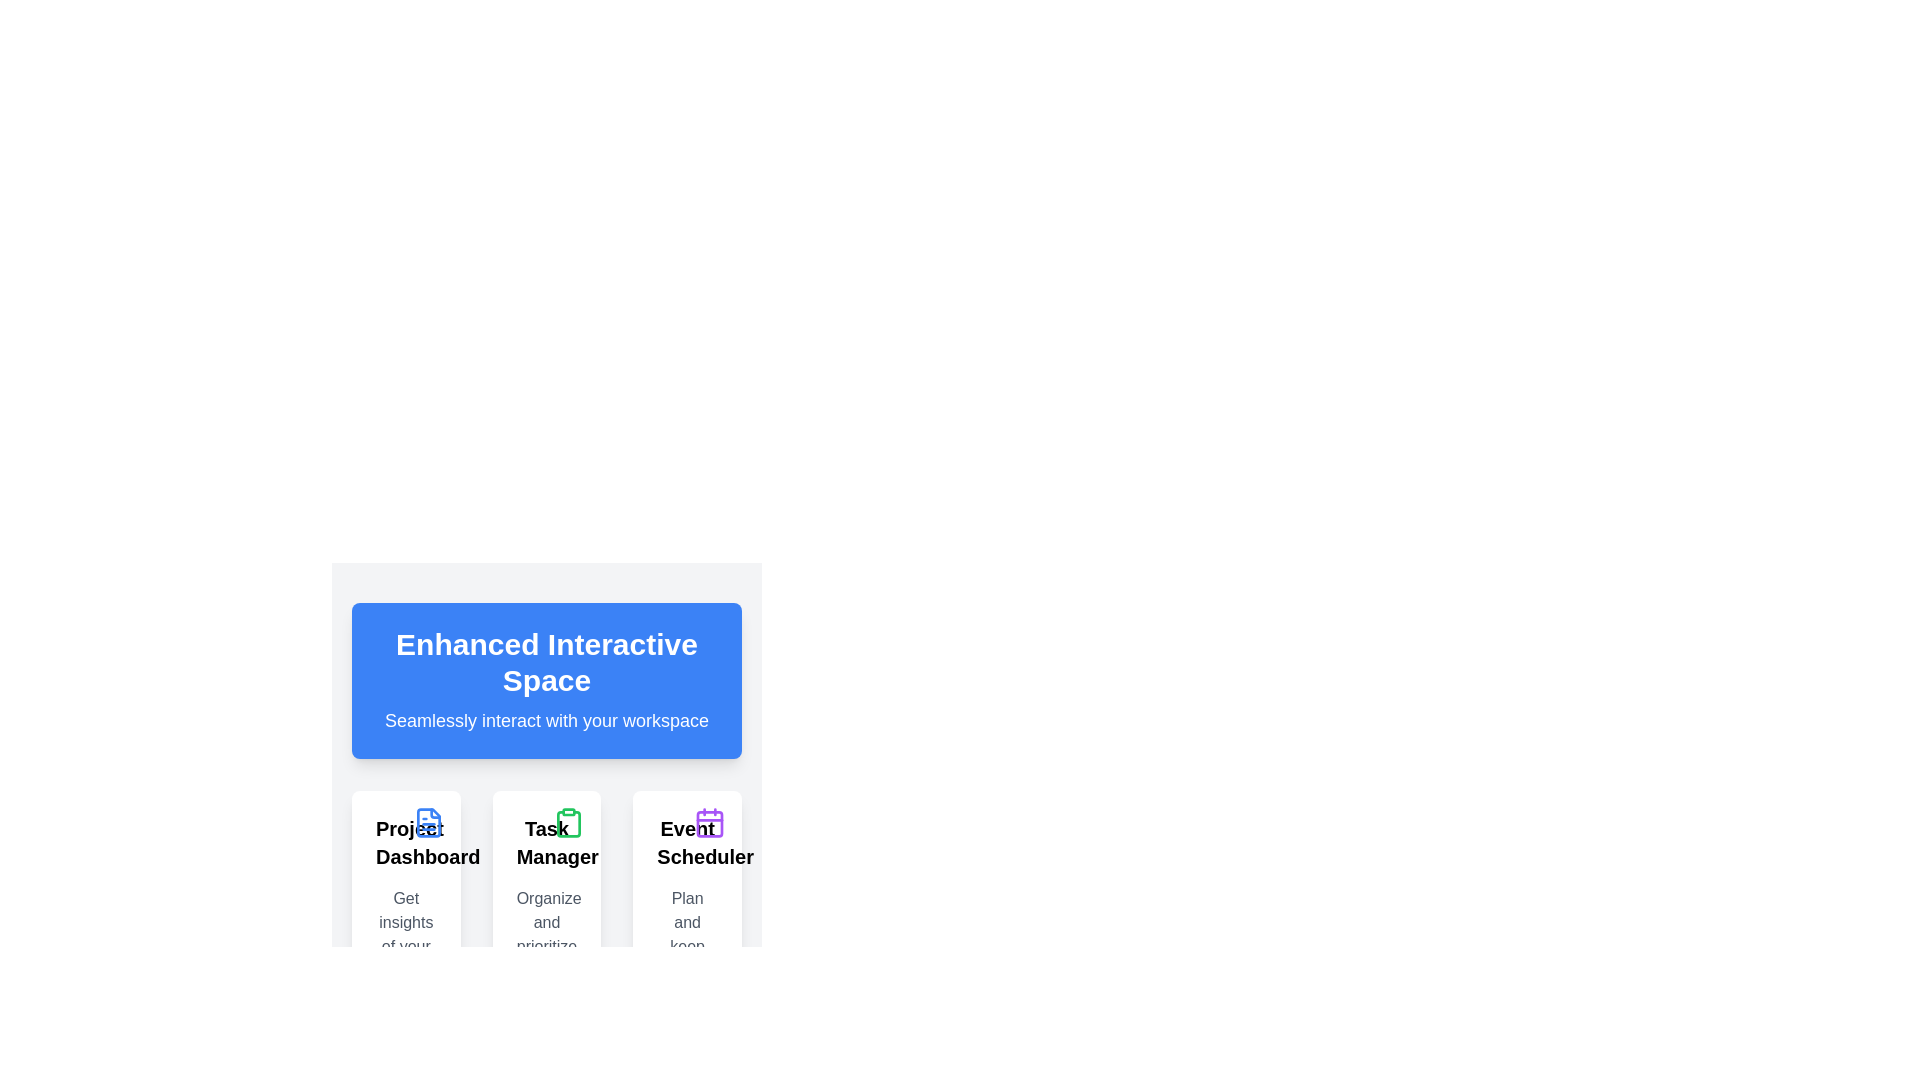 This screenshot has width=1920, height=1080. Describe the element at coordinates (547, 680) in the screenshot. I see `the Informational Card at the top center of the interface, which serves as a header or feature highlight for enhanced workspace interactivity` at that location.